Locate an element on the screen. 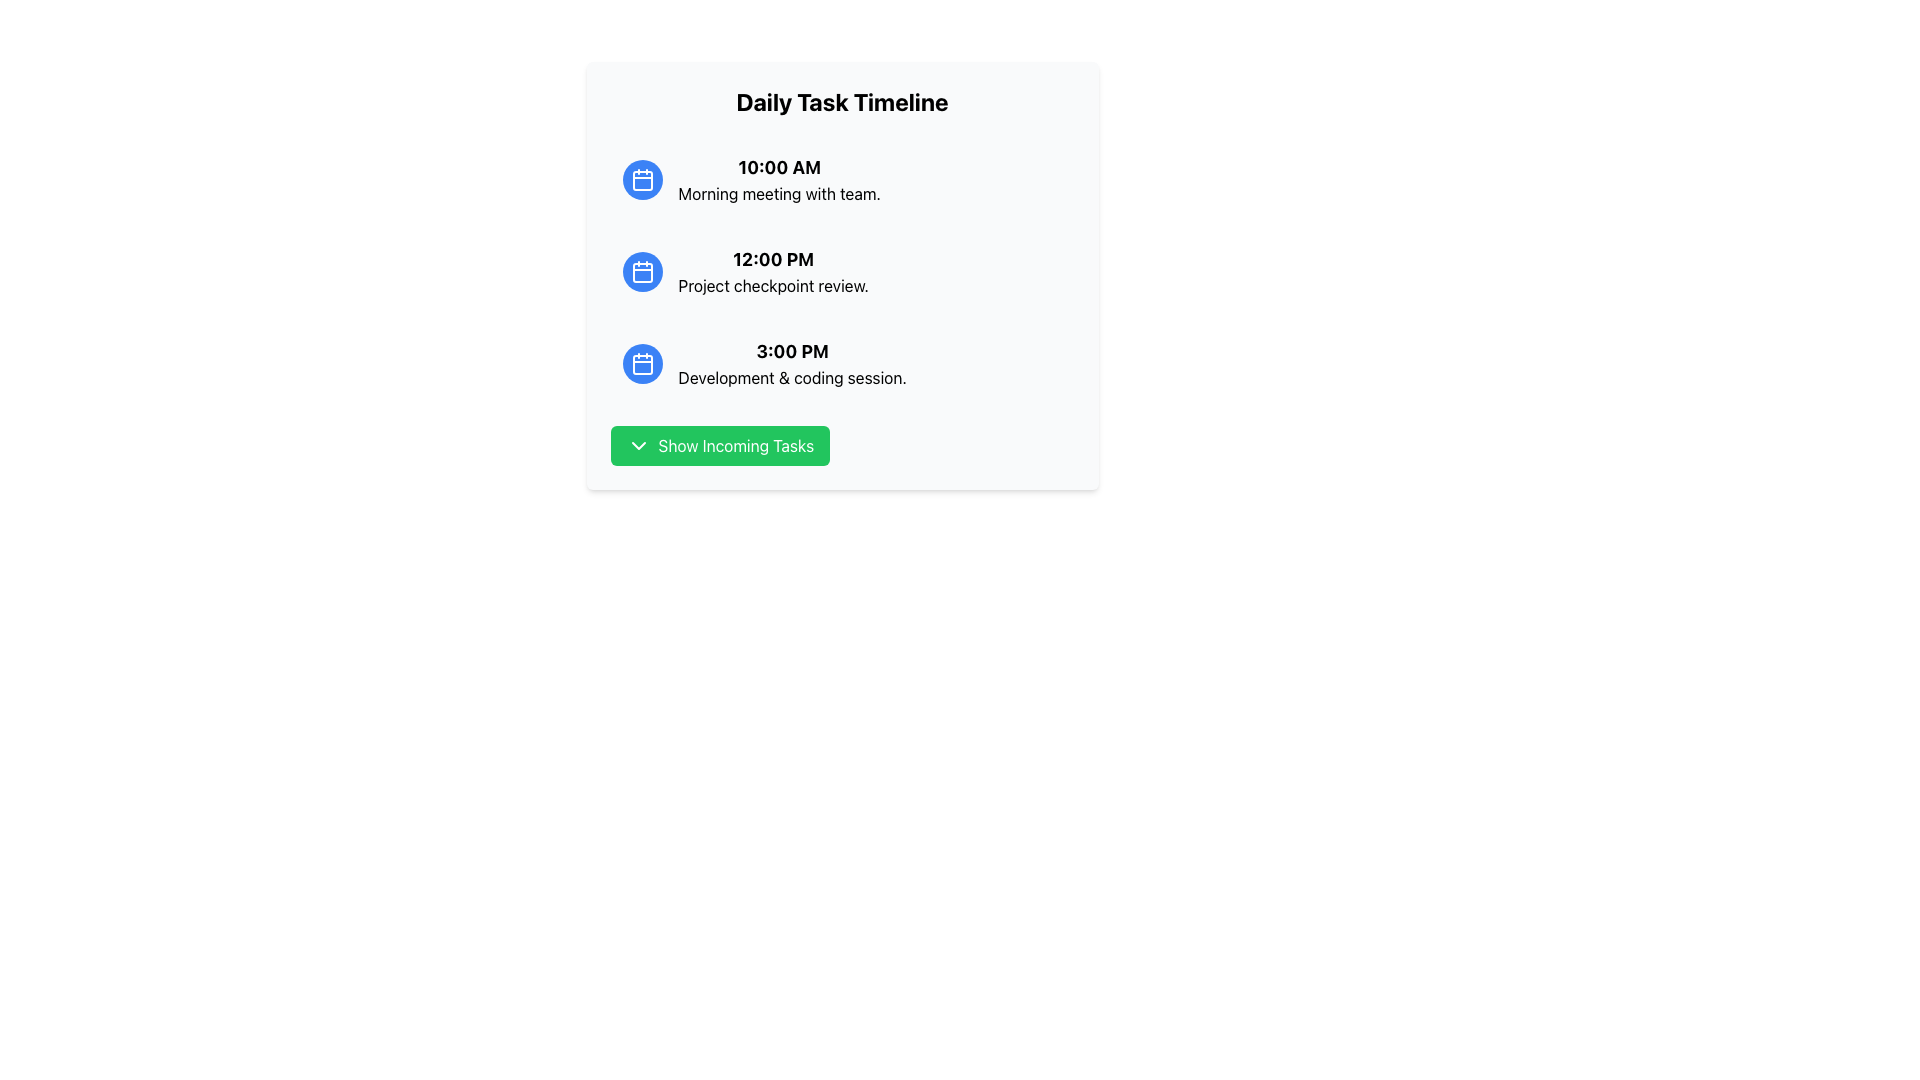 The height and width of the screenshot is (1080, 1920). the Text and Icon List Item element displaying '3:00 PM Development & coding session.' for further actions is located at coordinates (842, 363).